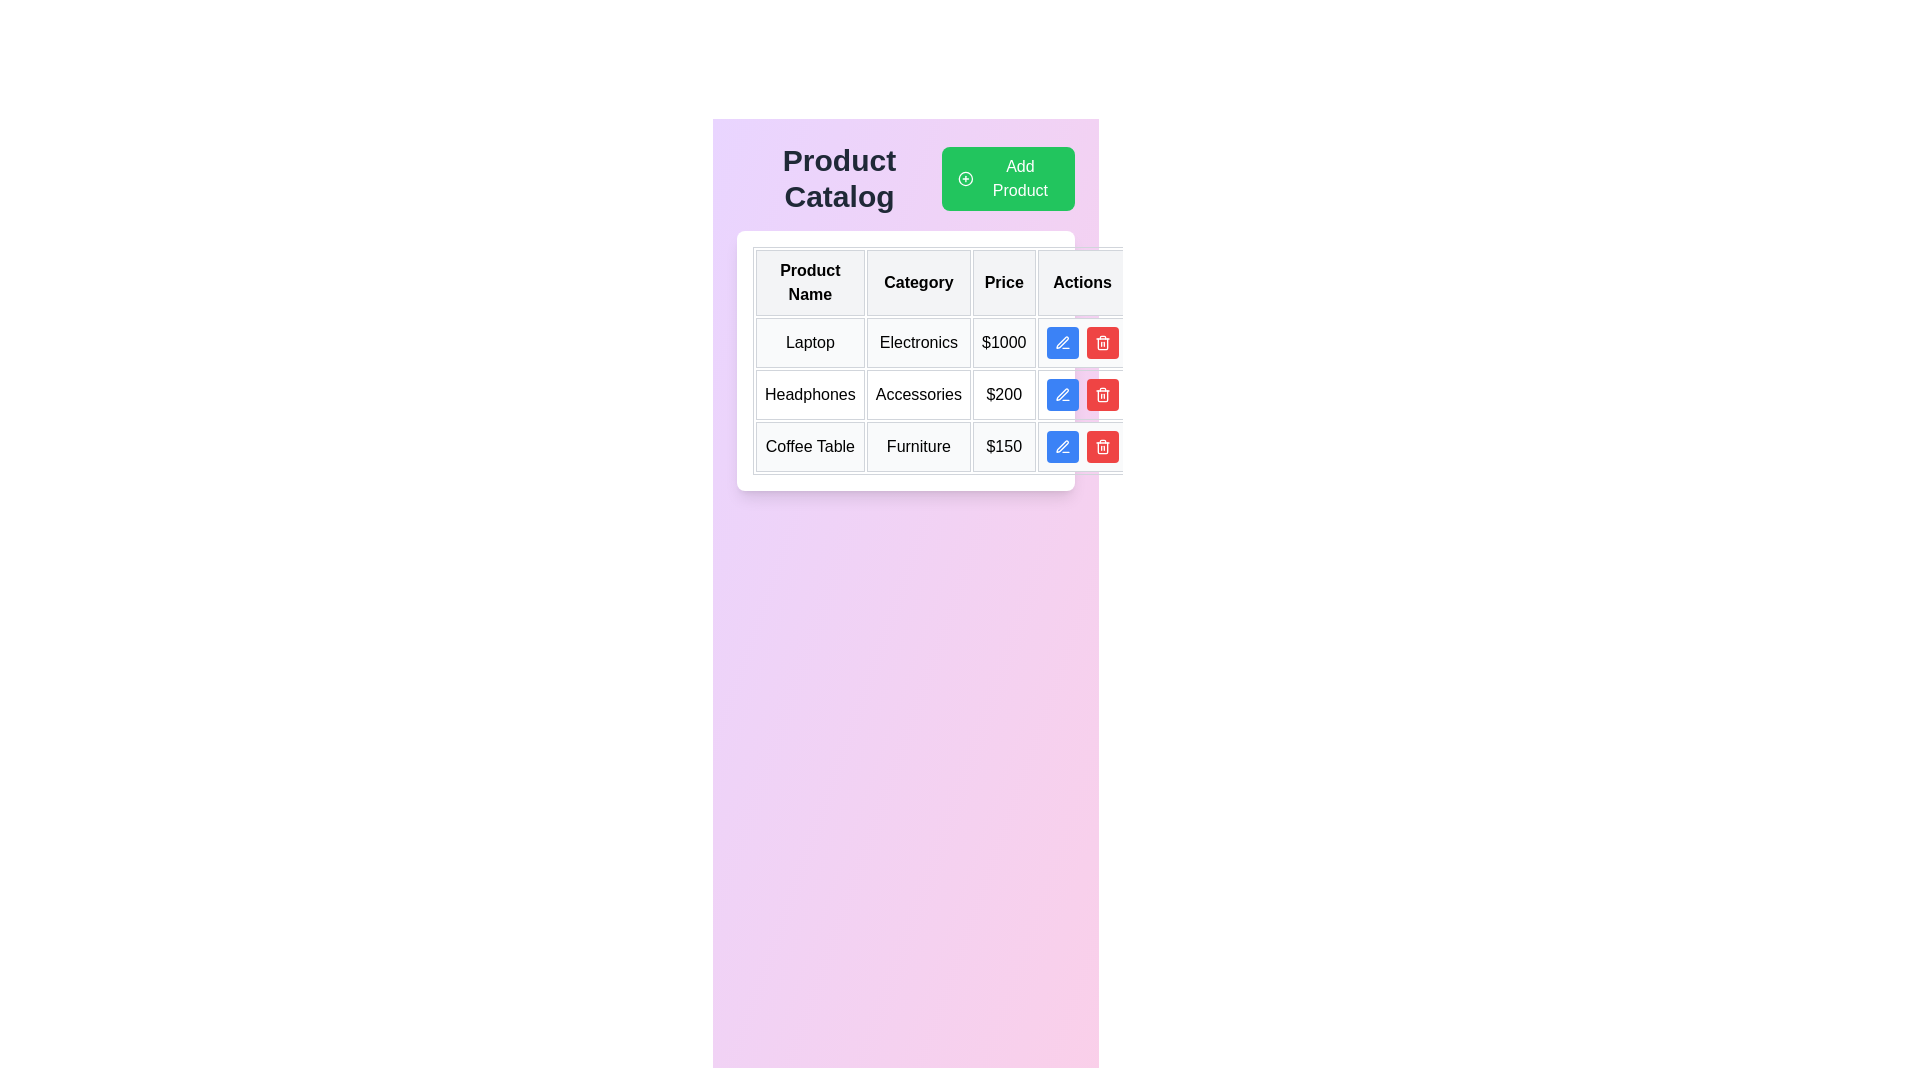 This screenshot has width=1920, height=1080. Describe the element at coordinates (1061, 394) in the screenshot. I see `the edit icon within the blue button in the Actions column for the 'Headphones' item` at that location.